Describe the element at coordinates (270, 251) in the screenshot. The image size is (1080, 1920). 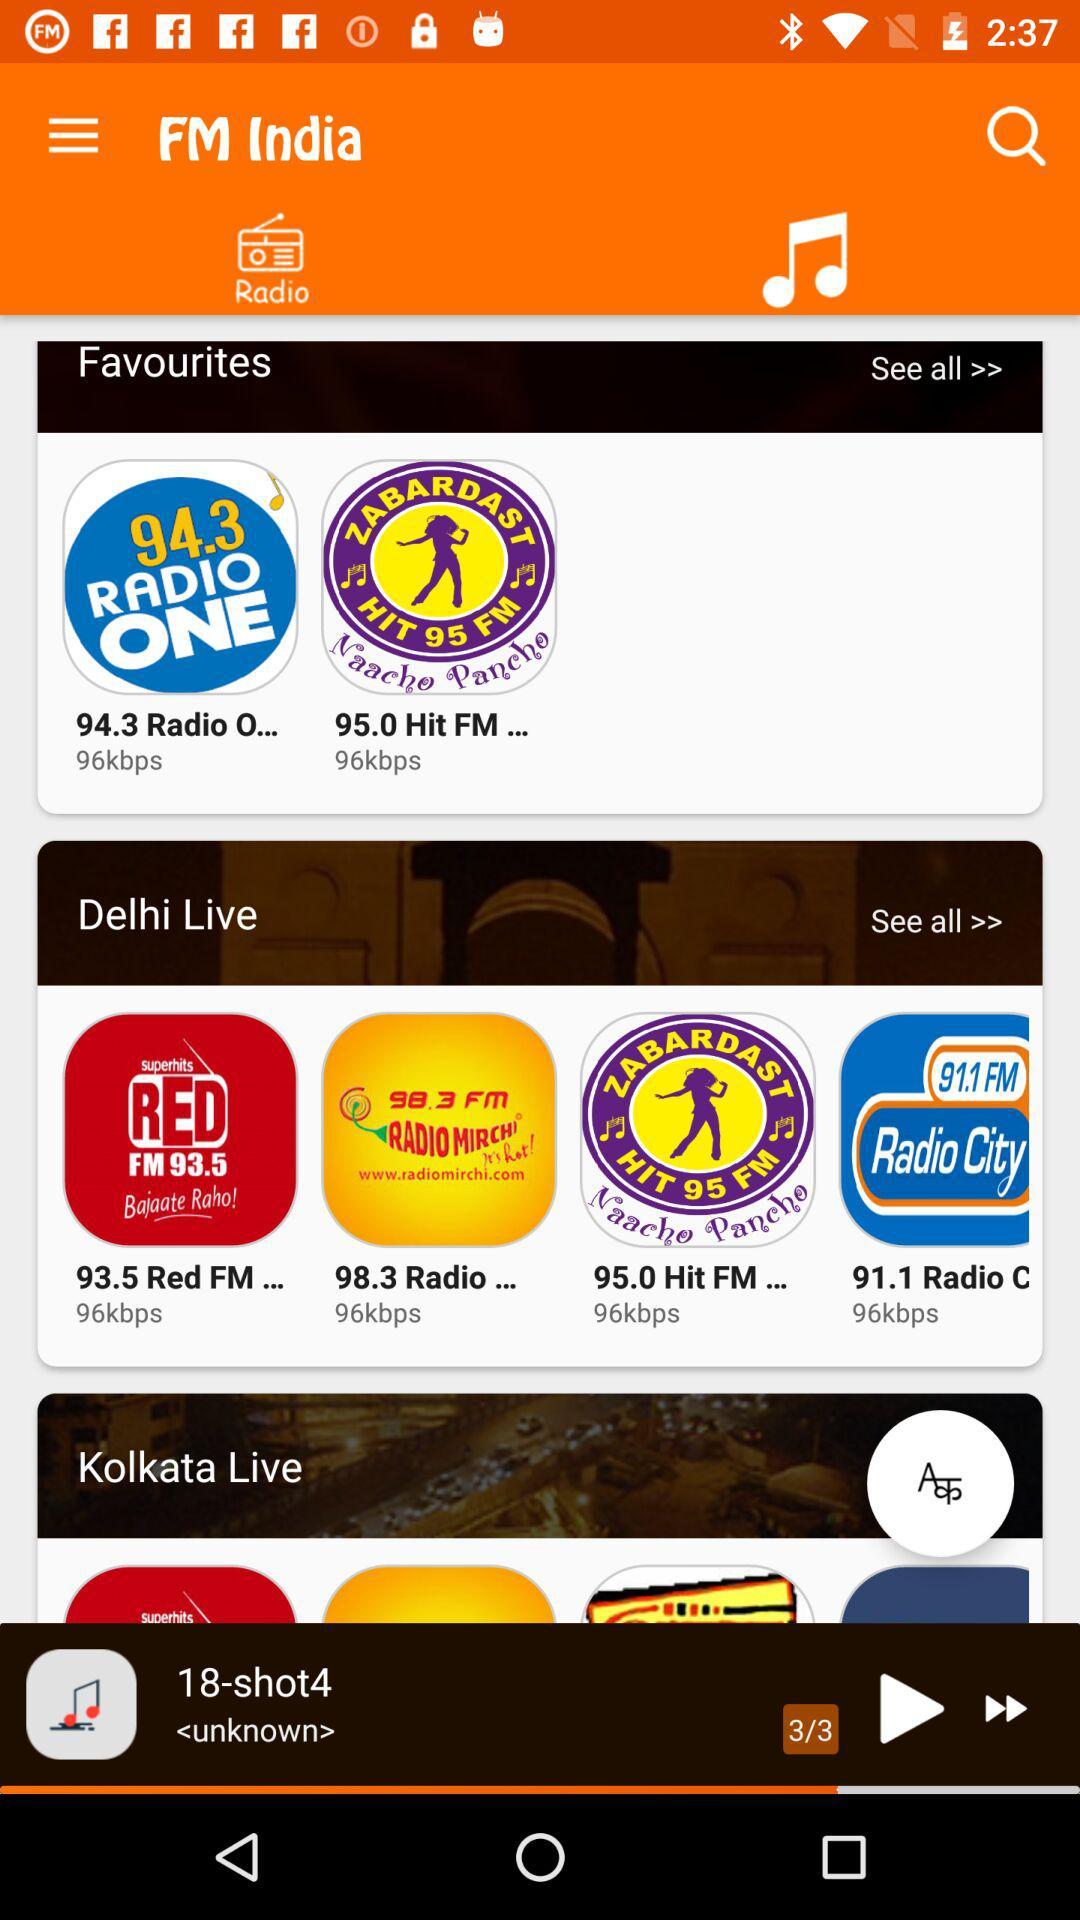
I see `radio` at that location.